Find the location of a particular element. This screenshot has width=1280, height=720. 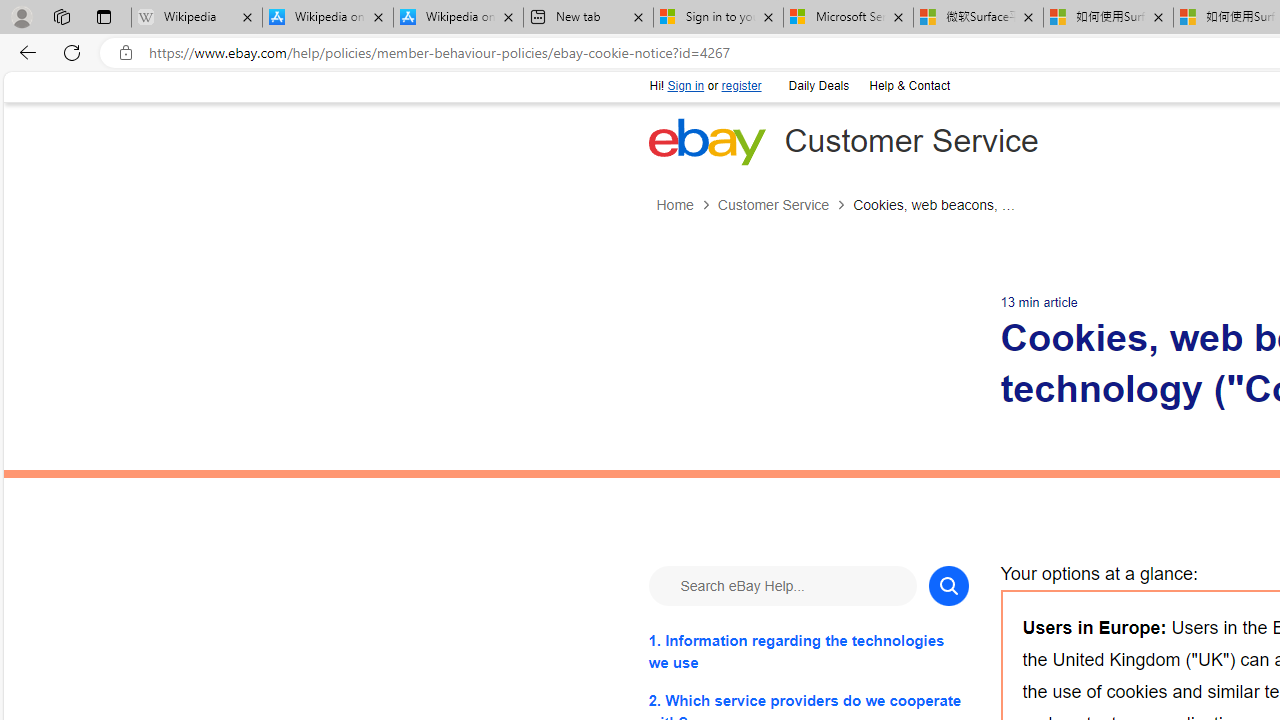

'eBay Home' is located at coordinates (706, 140).